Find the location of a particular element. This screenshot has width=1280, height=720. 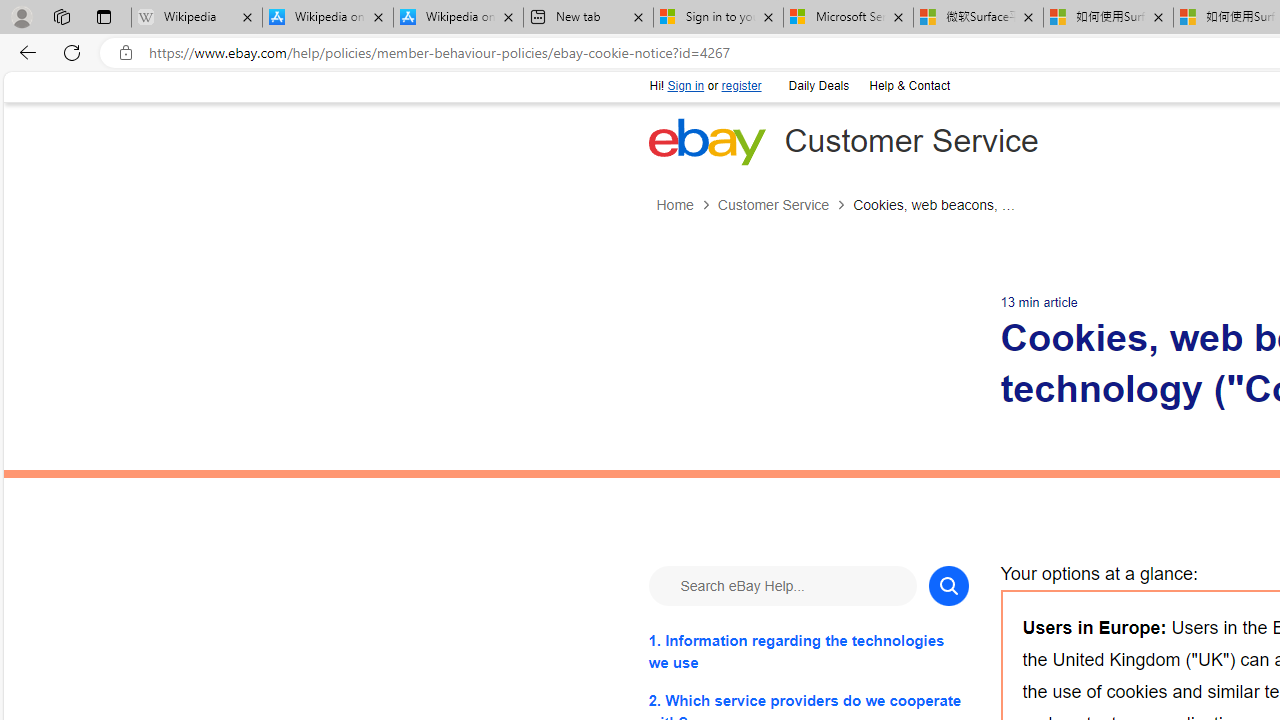

'eBay Home' is located at coordinates (706, 140).